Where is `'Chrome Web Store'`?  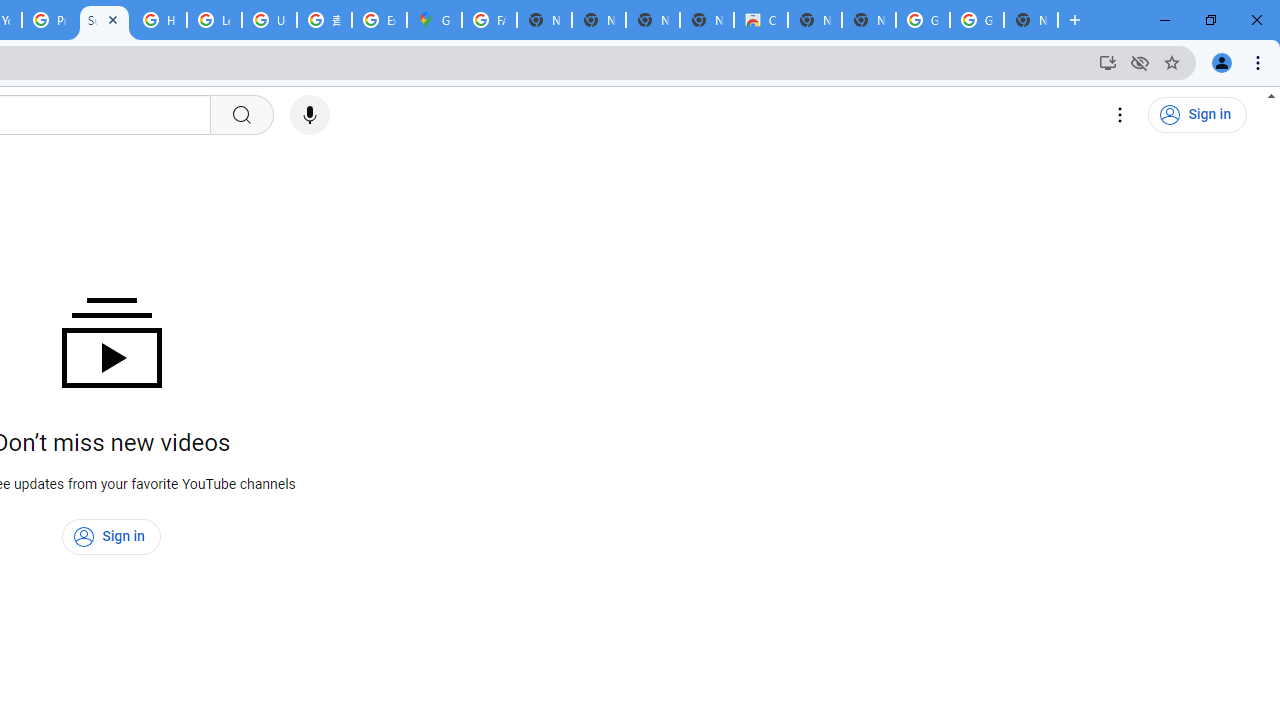
'Chrome Web Store' is located at coordinates (759, 20).